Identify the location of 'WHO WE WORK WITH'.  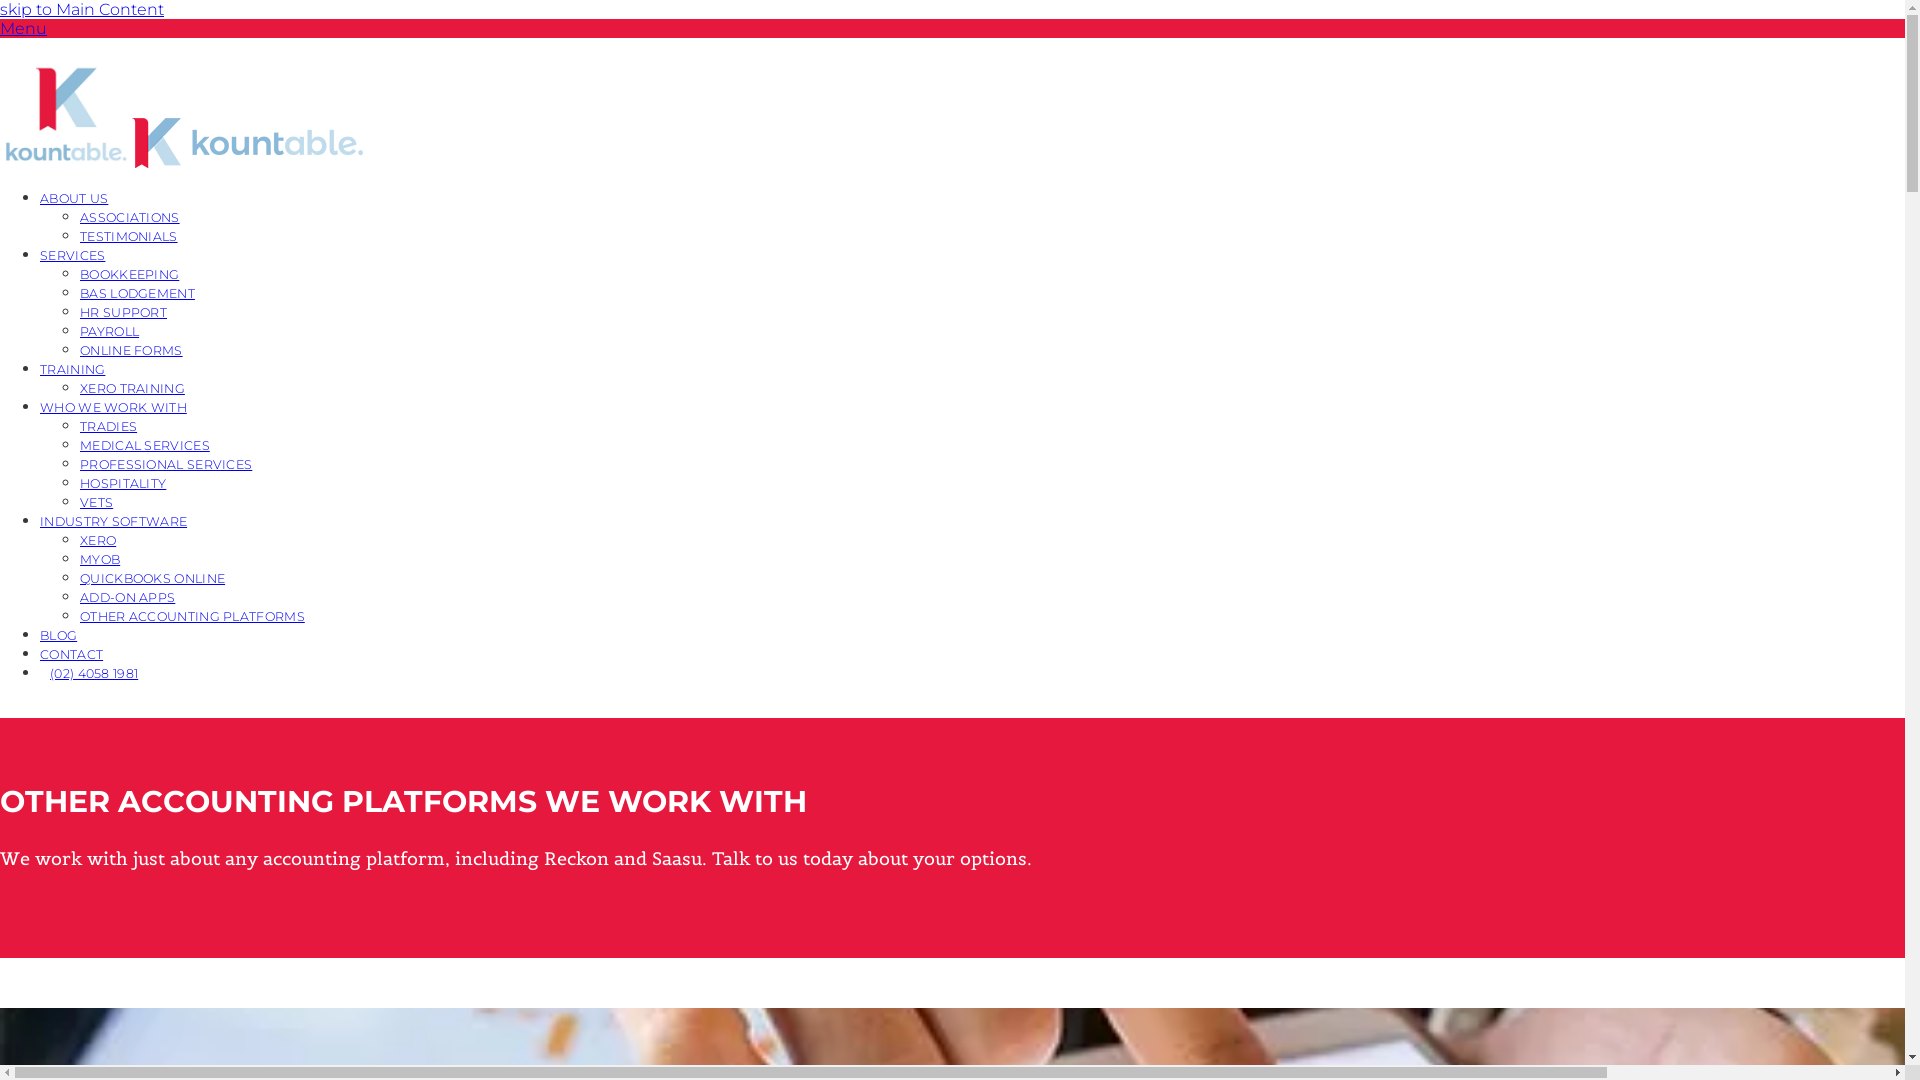
(112, 405).